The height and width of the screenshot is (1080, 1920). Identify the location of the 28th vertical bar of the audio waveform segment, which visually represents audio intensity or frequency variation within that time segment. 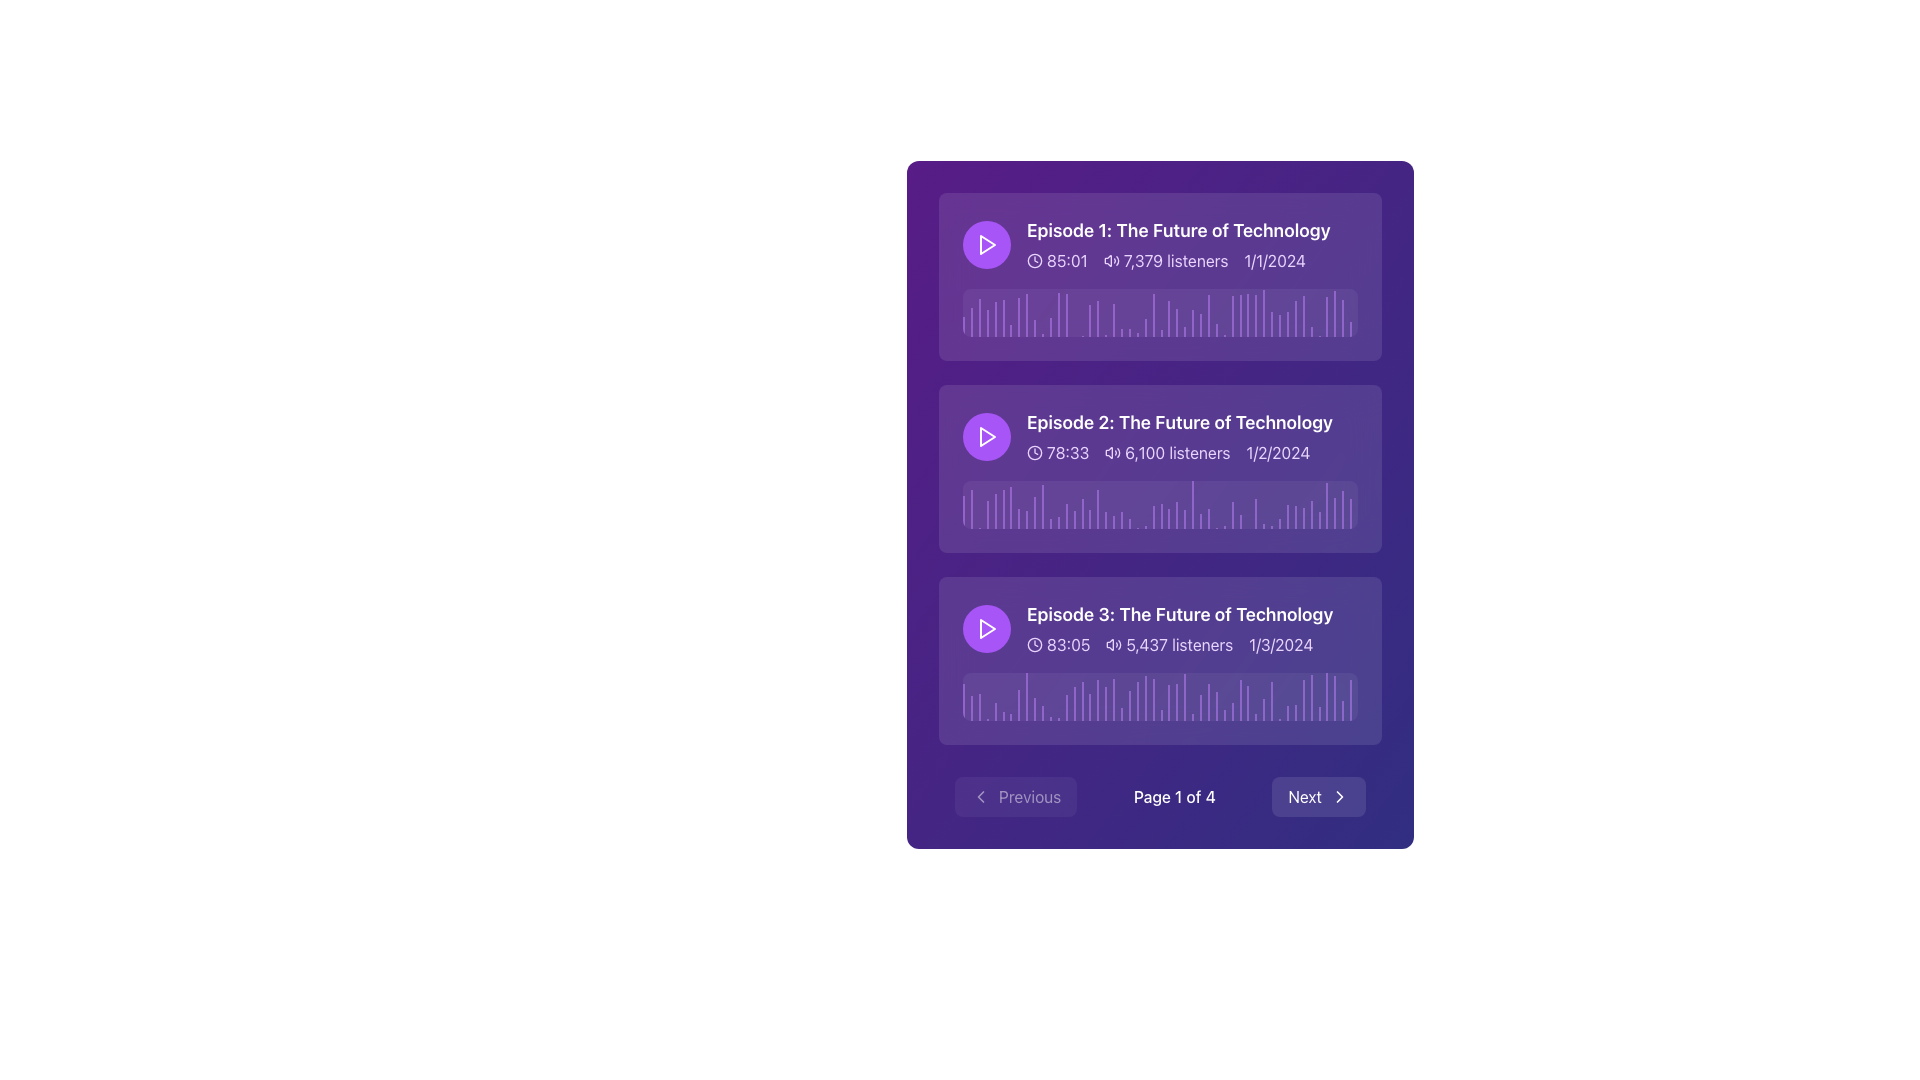
(1177, 514).